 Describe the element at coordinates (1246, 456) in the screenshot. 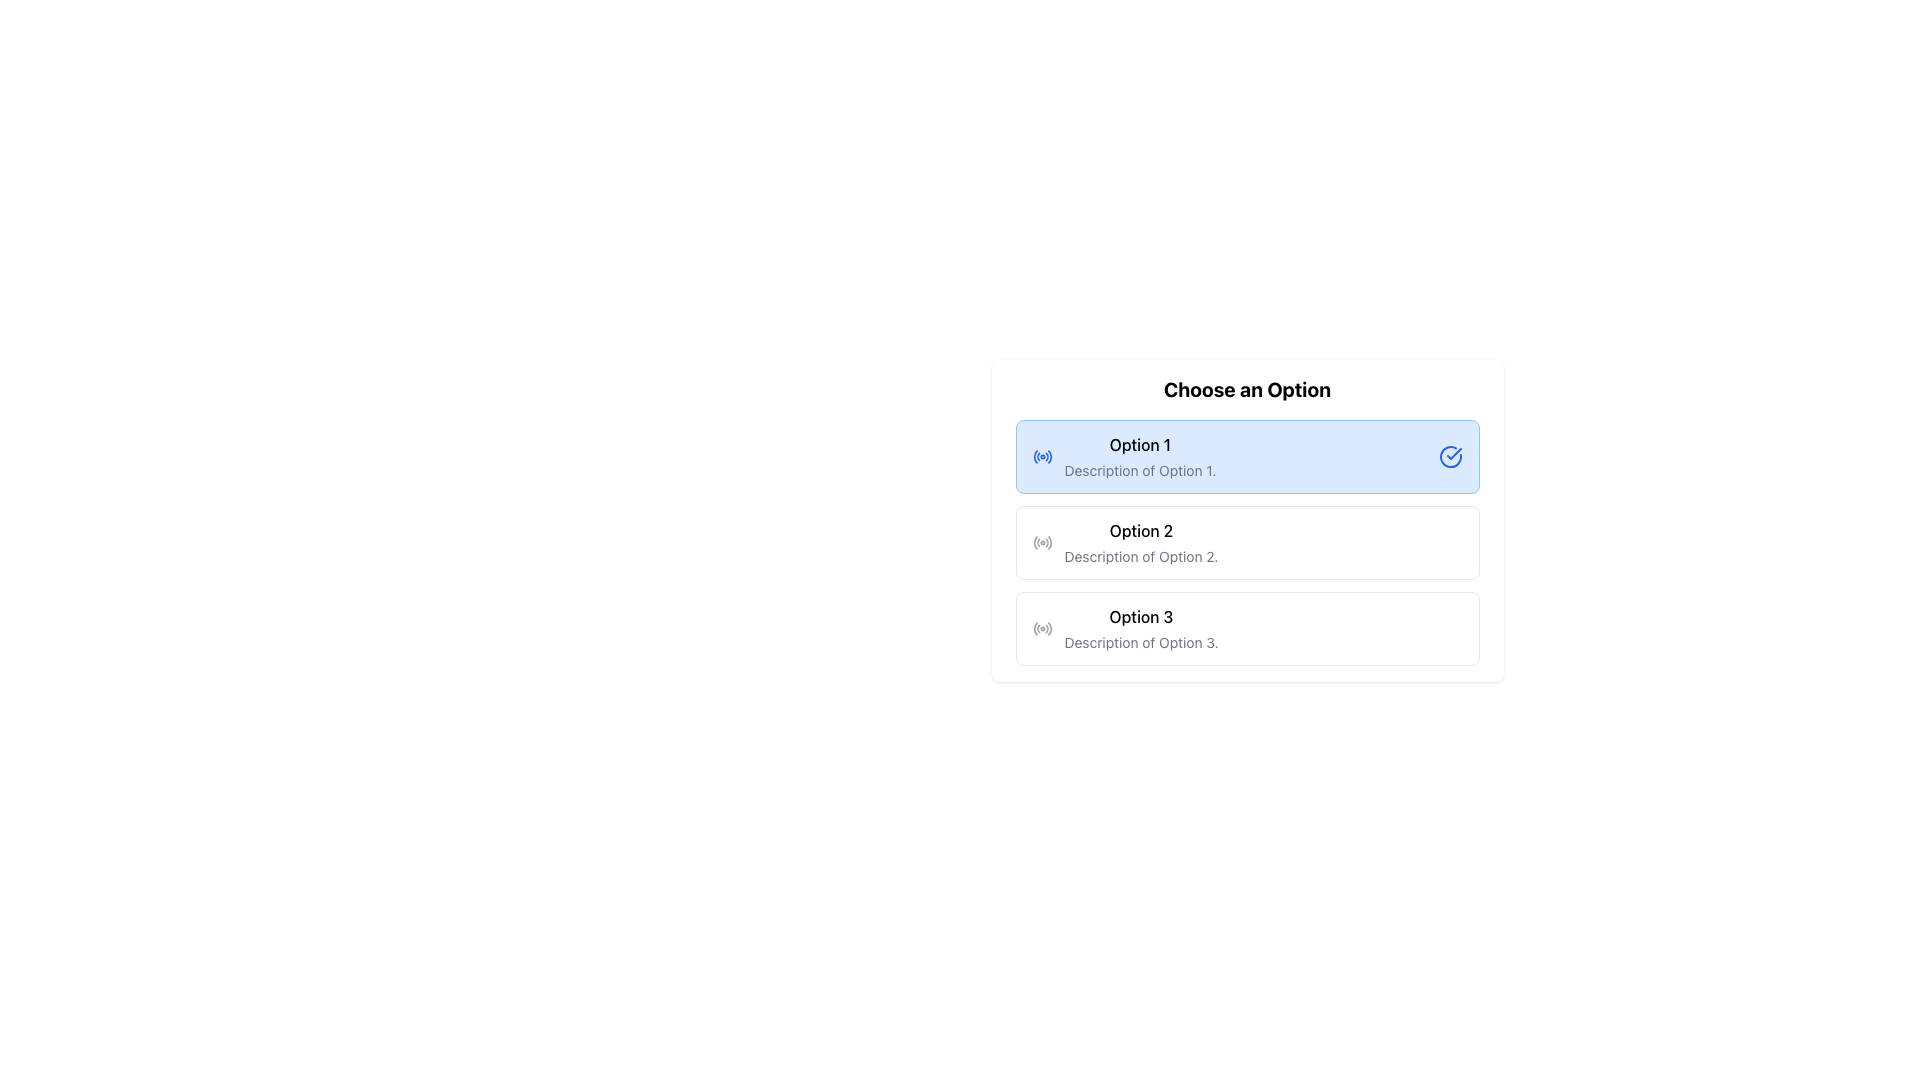

I see `the first Selection Option Box labeled 'Option 1'` at that location.